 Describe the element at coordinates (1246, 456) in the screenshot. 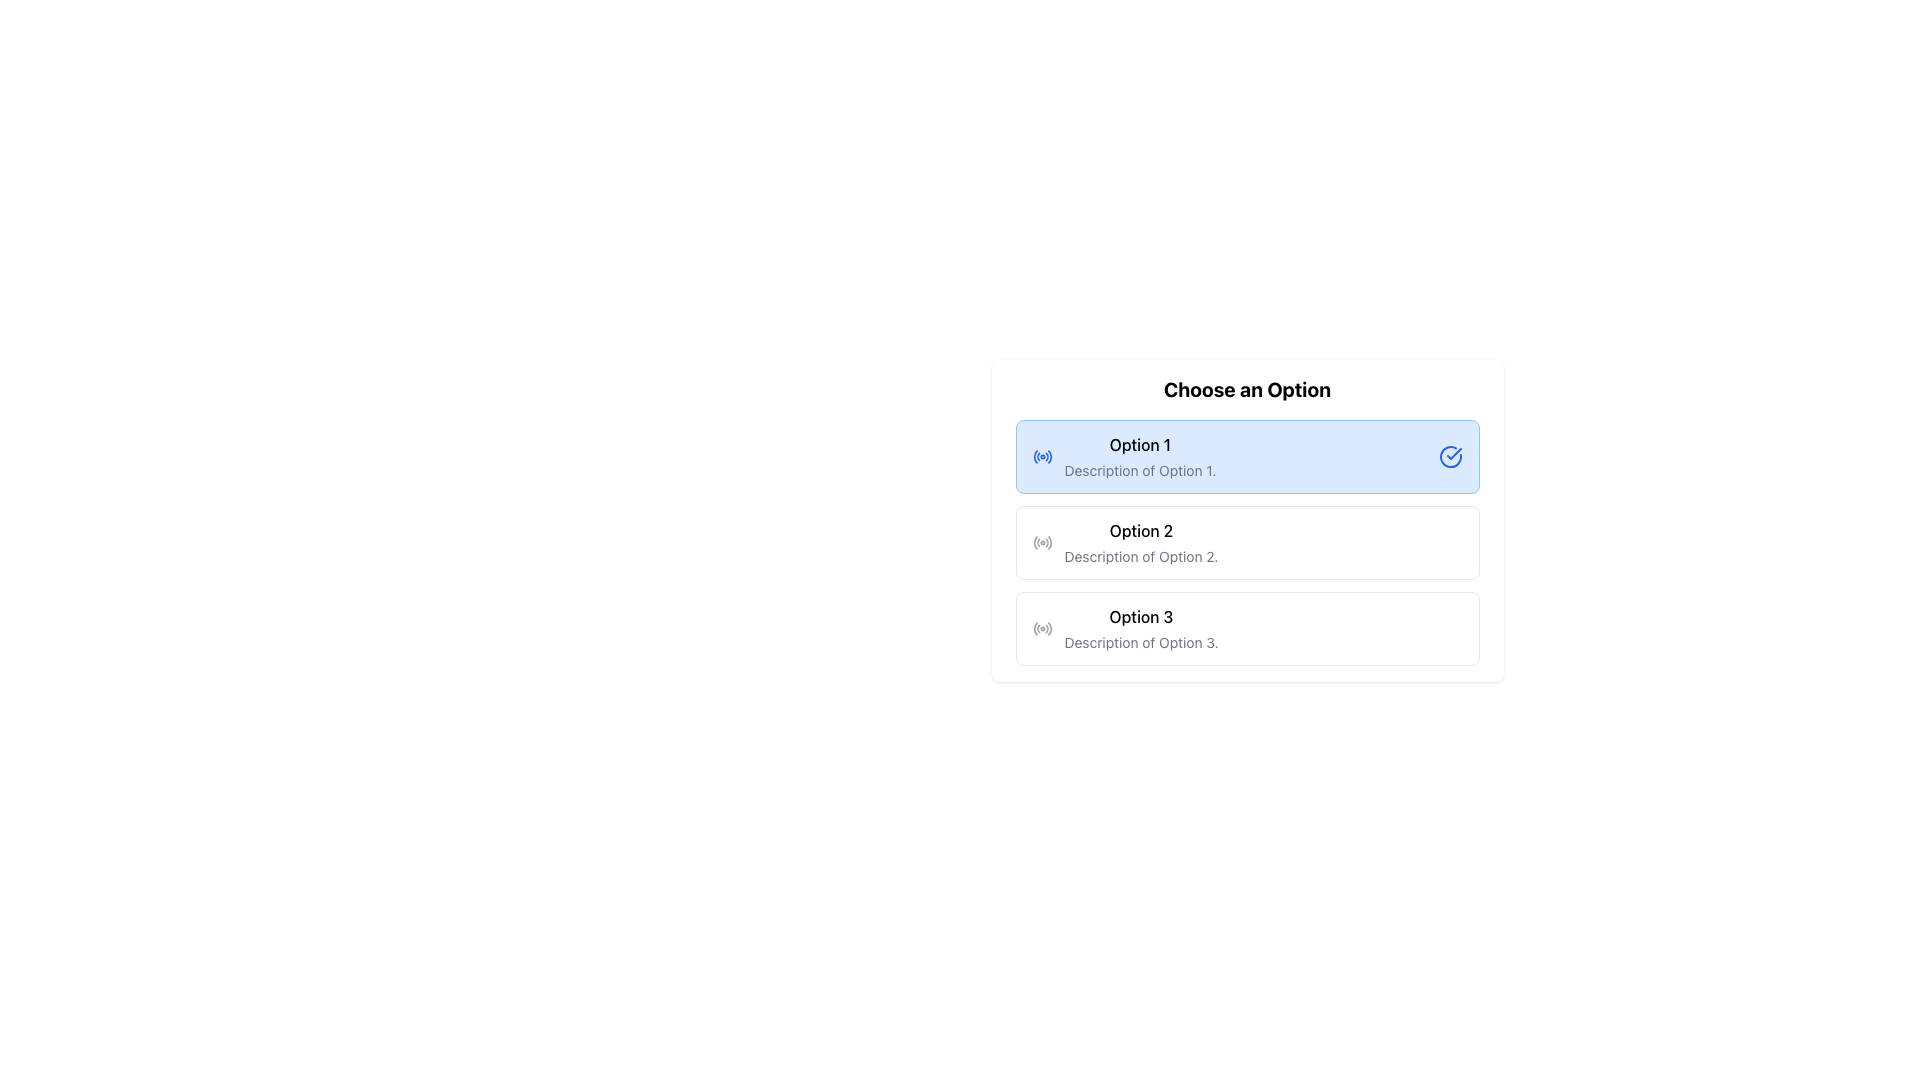

I see `the first Selection Option Box labeled 'Option 1'` at that location.